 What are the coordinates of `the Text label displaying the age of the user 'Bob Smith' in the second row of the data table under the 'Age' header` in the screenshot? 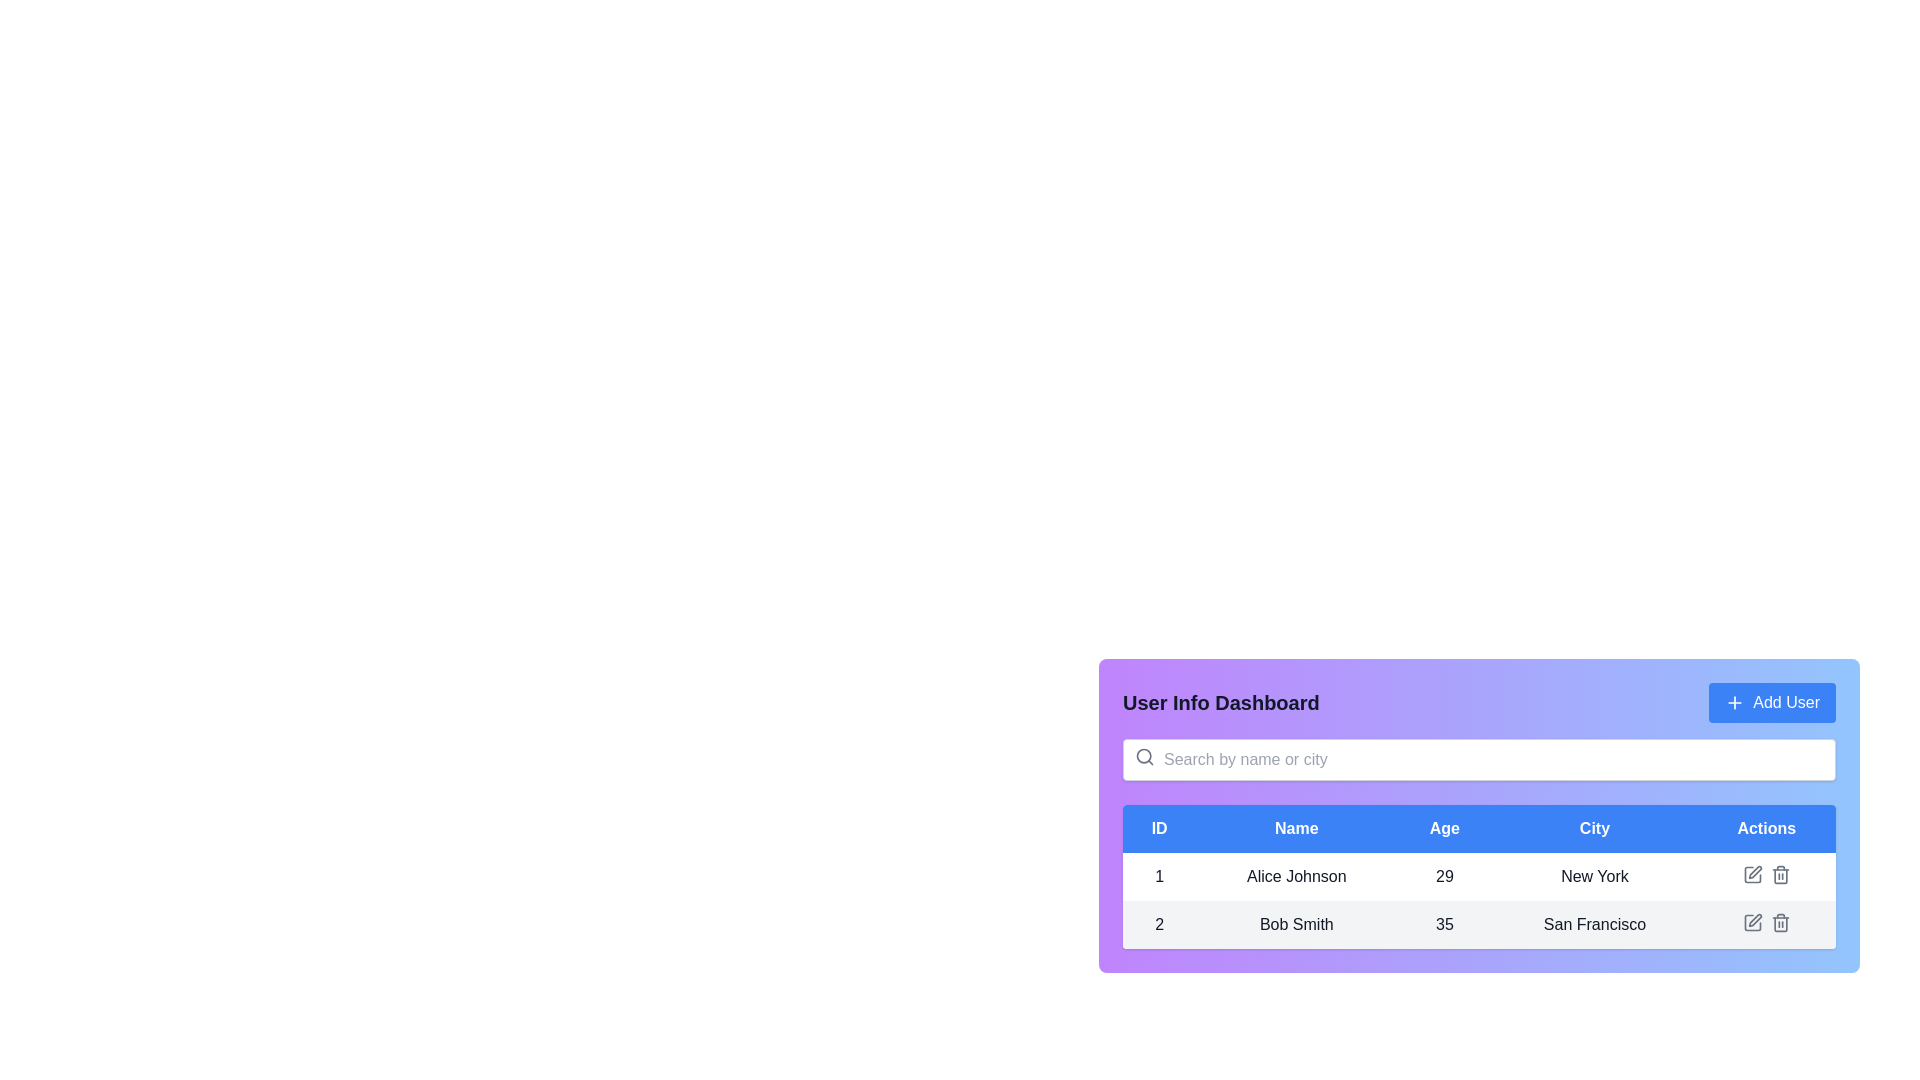 It's located at (1444, 925).